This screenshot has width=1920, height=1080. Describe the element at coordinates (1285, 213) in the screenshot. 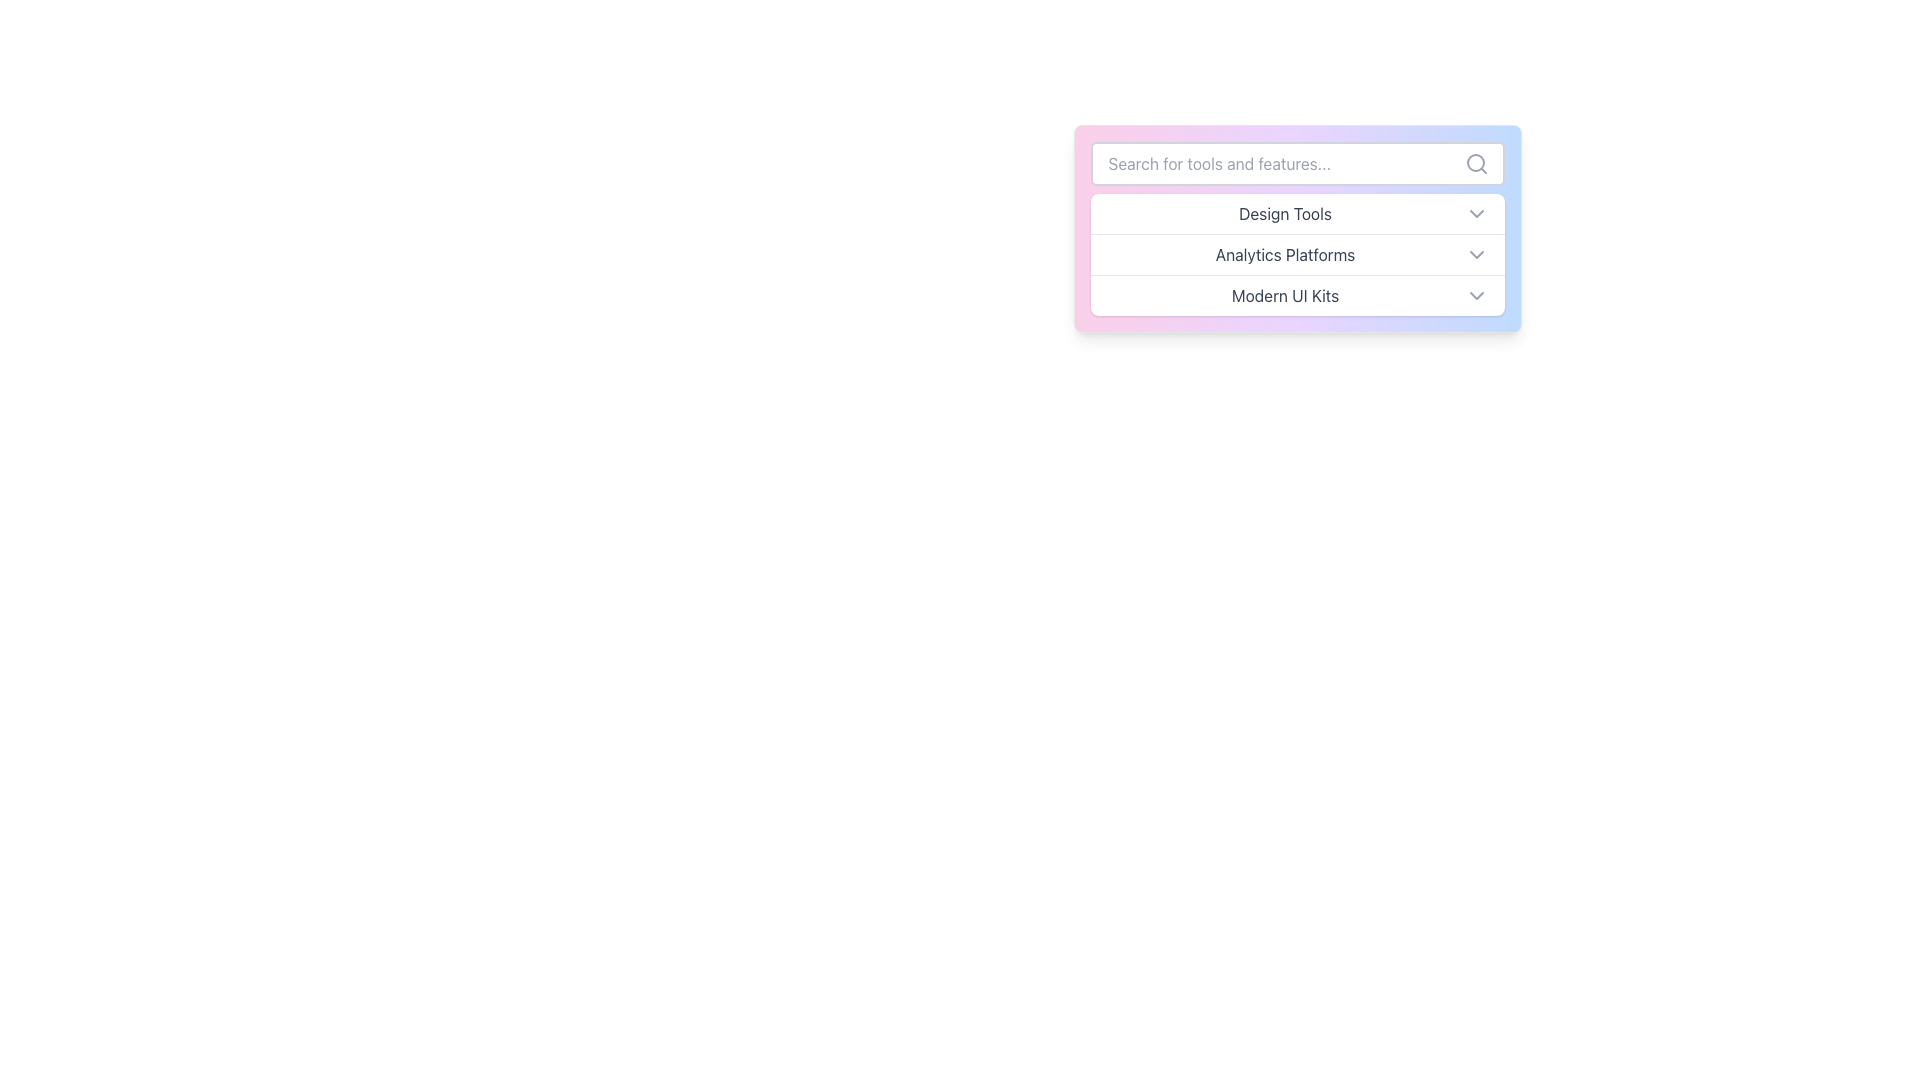

I see `the 'Design Tools' text label, which is the first menu item in the dropdown interface, displayed in dark gray font within a light-colored rectangular area` at that location.